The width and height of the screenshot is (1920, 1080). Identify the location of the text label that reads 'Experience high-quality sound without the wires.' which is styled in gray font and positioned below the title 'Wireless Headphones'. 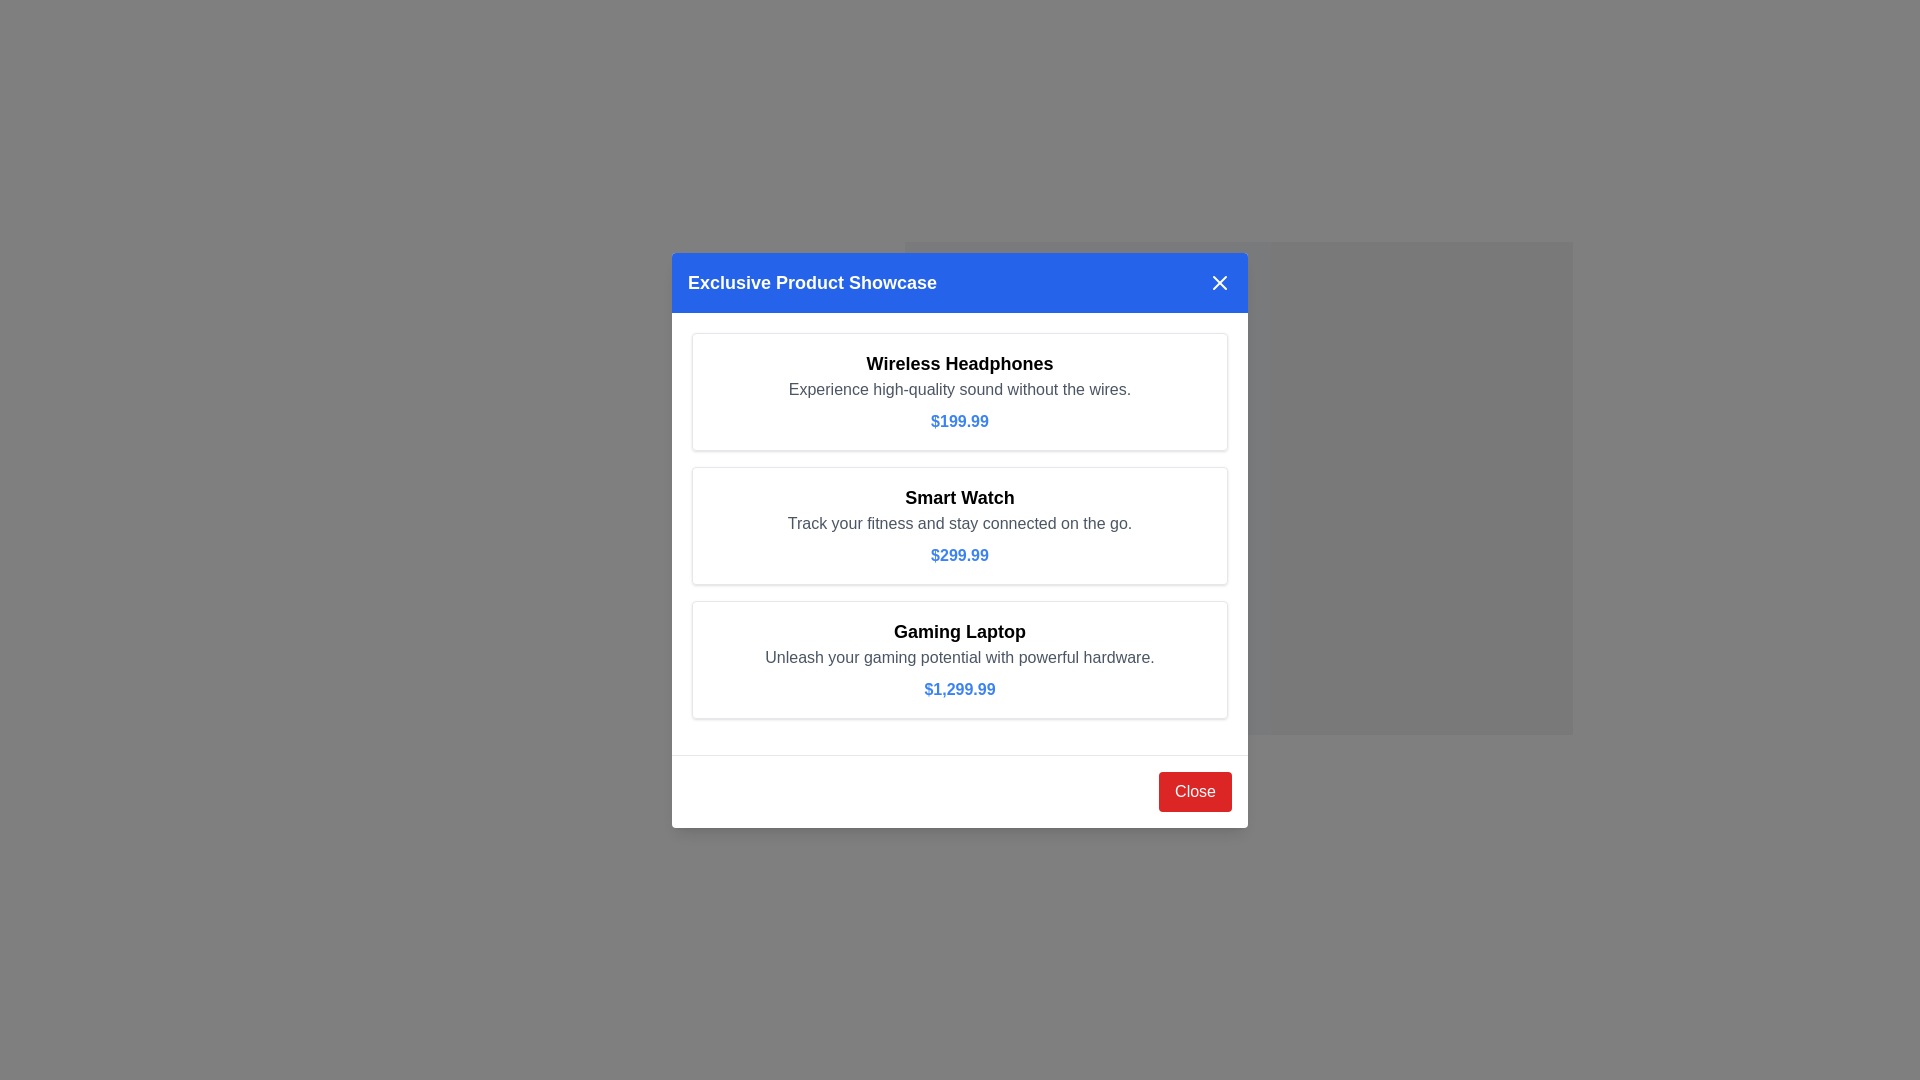
(960, 389).